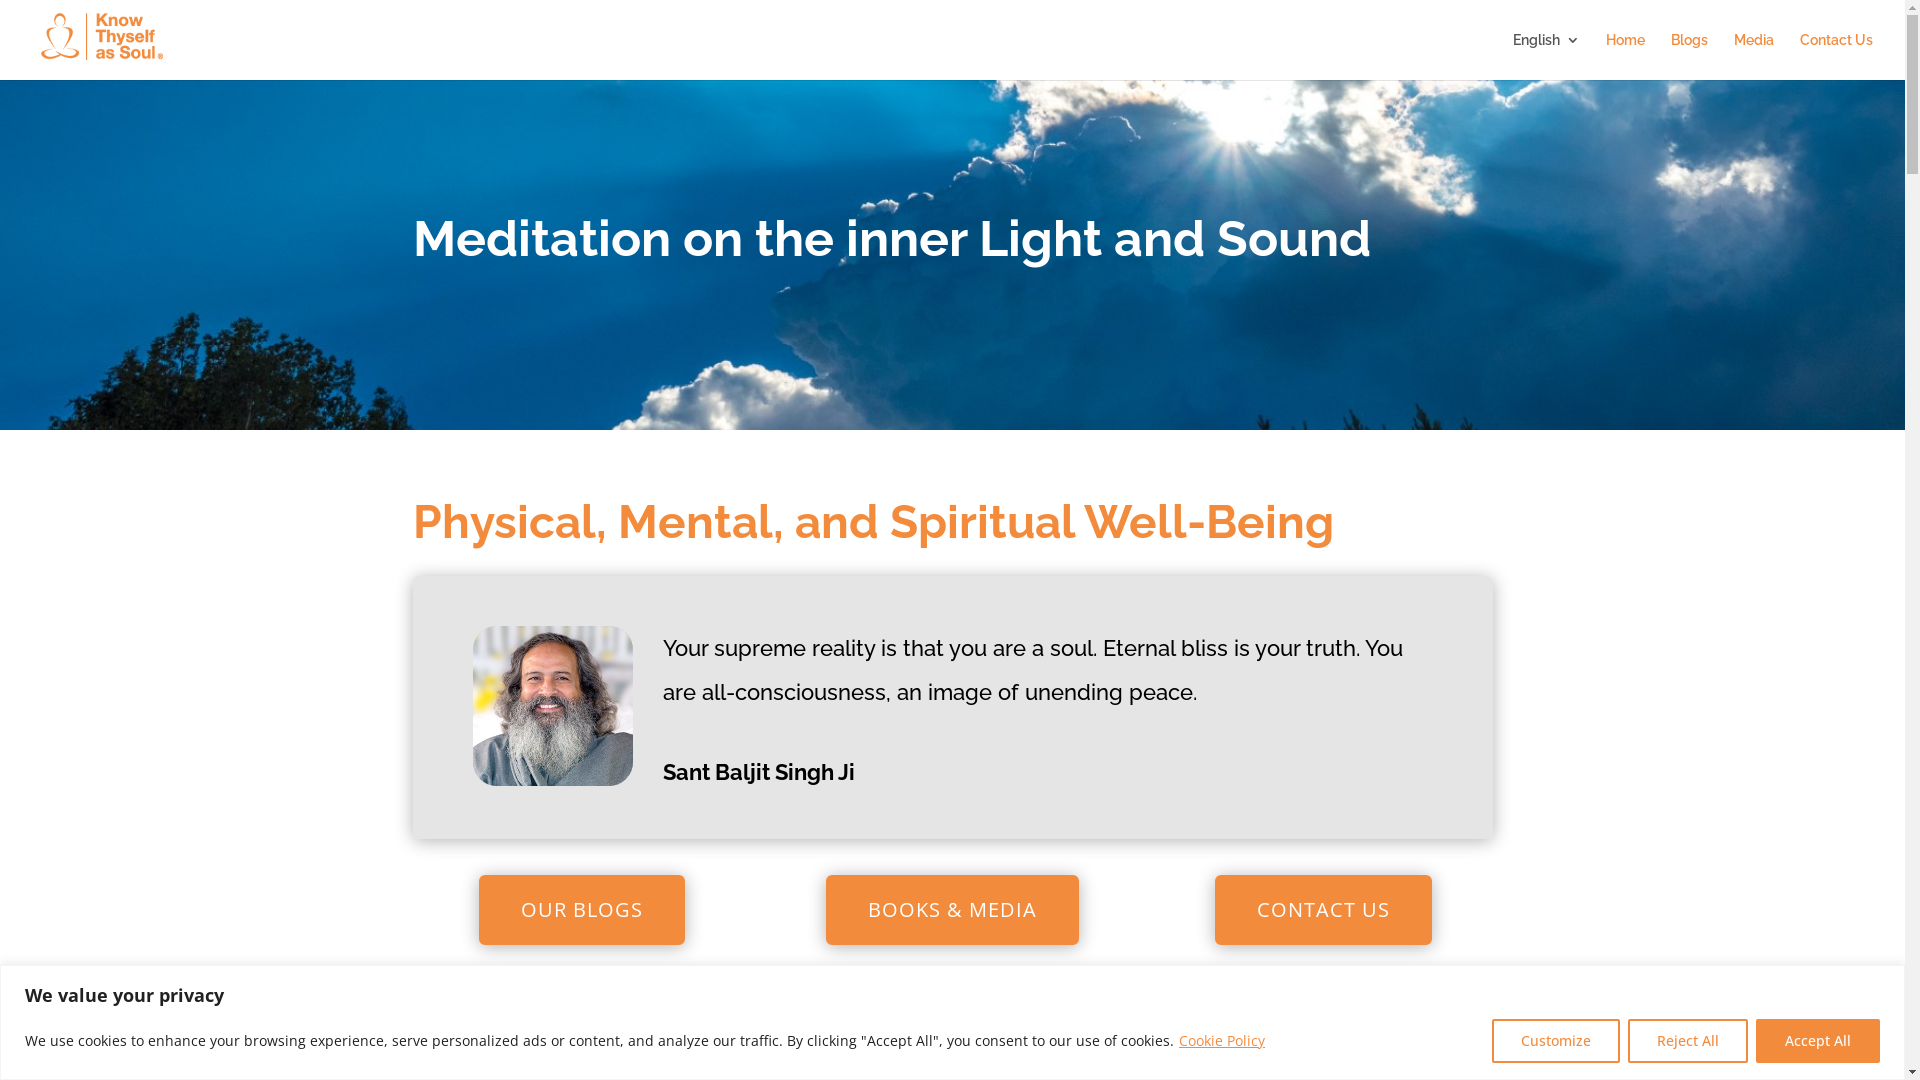 This screenshot has width=1920, height=1080. I want to click on 'English', so click(1545, 55).